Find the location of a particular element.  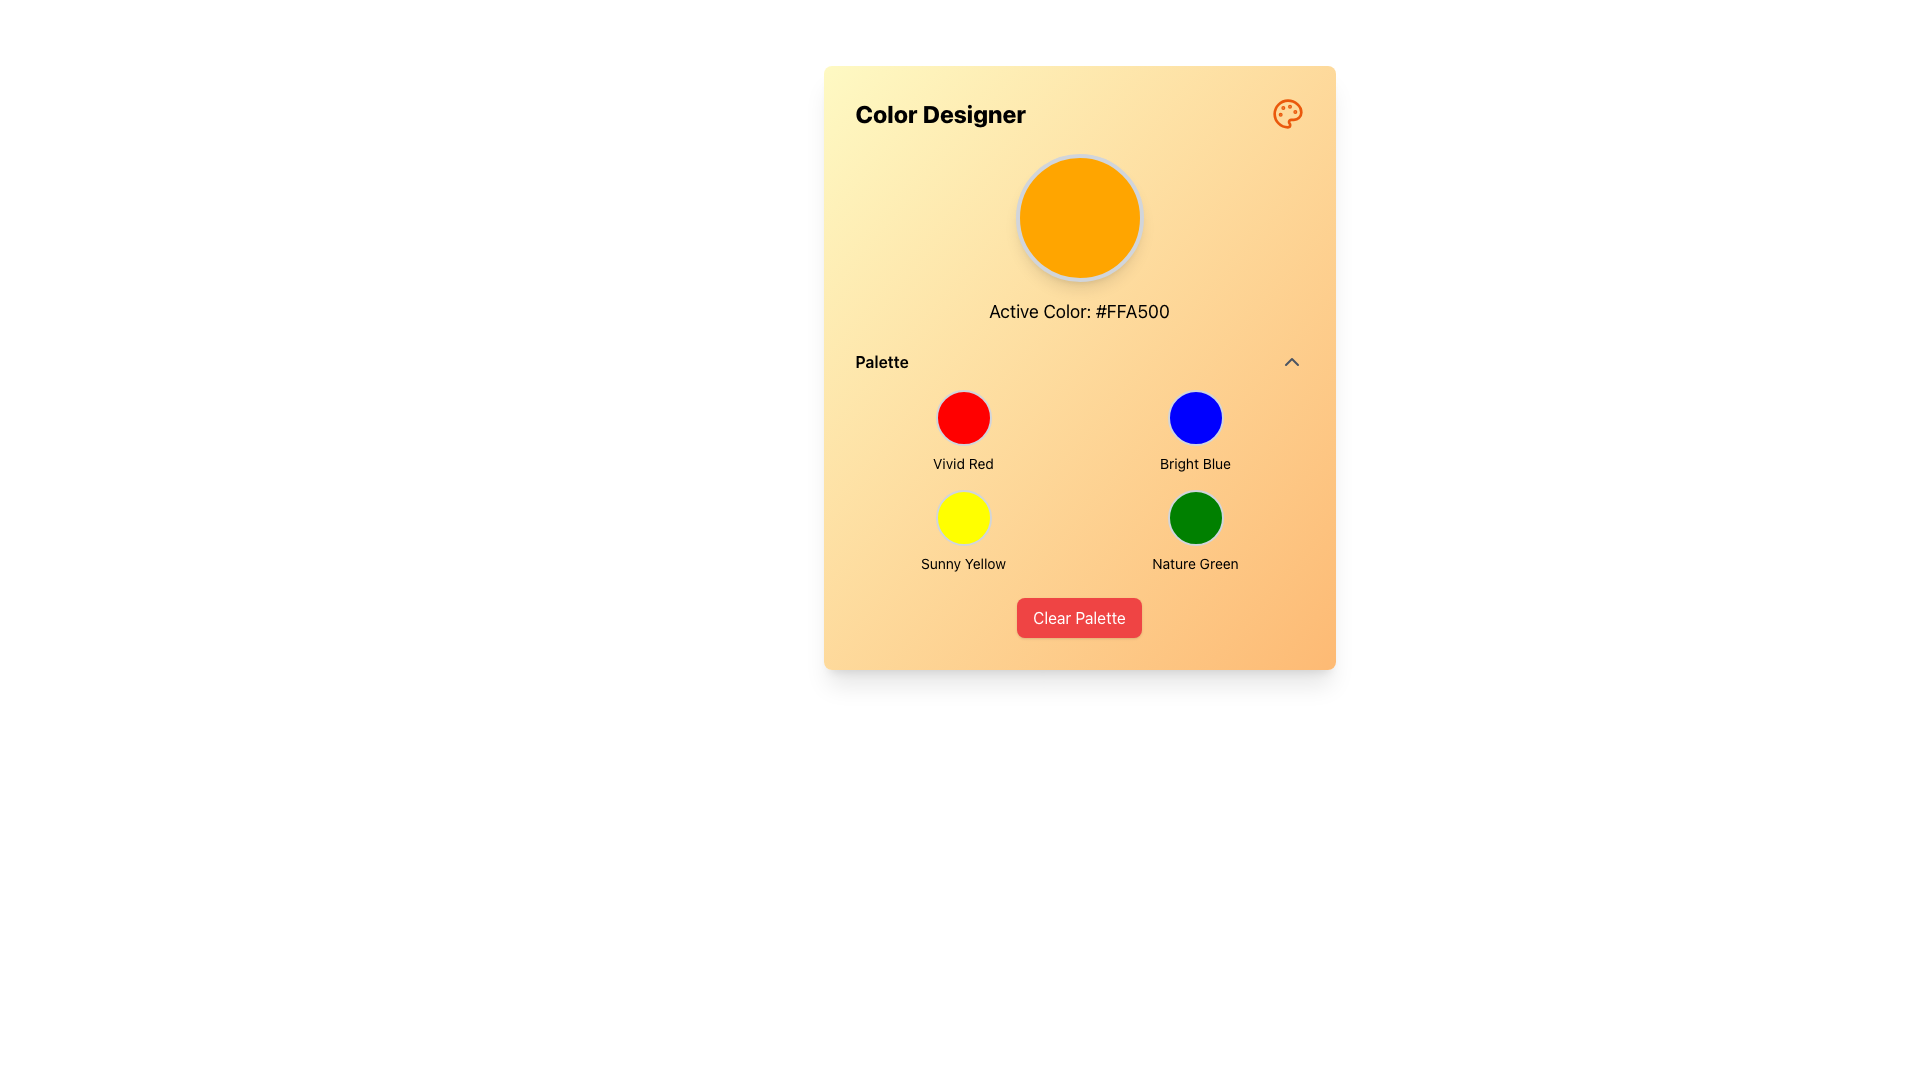

the gray upward-pointing chevron icon located at the right end of the 'Palette' label is located at coordinates (1291, 362).